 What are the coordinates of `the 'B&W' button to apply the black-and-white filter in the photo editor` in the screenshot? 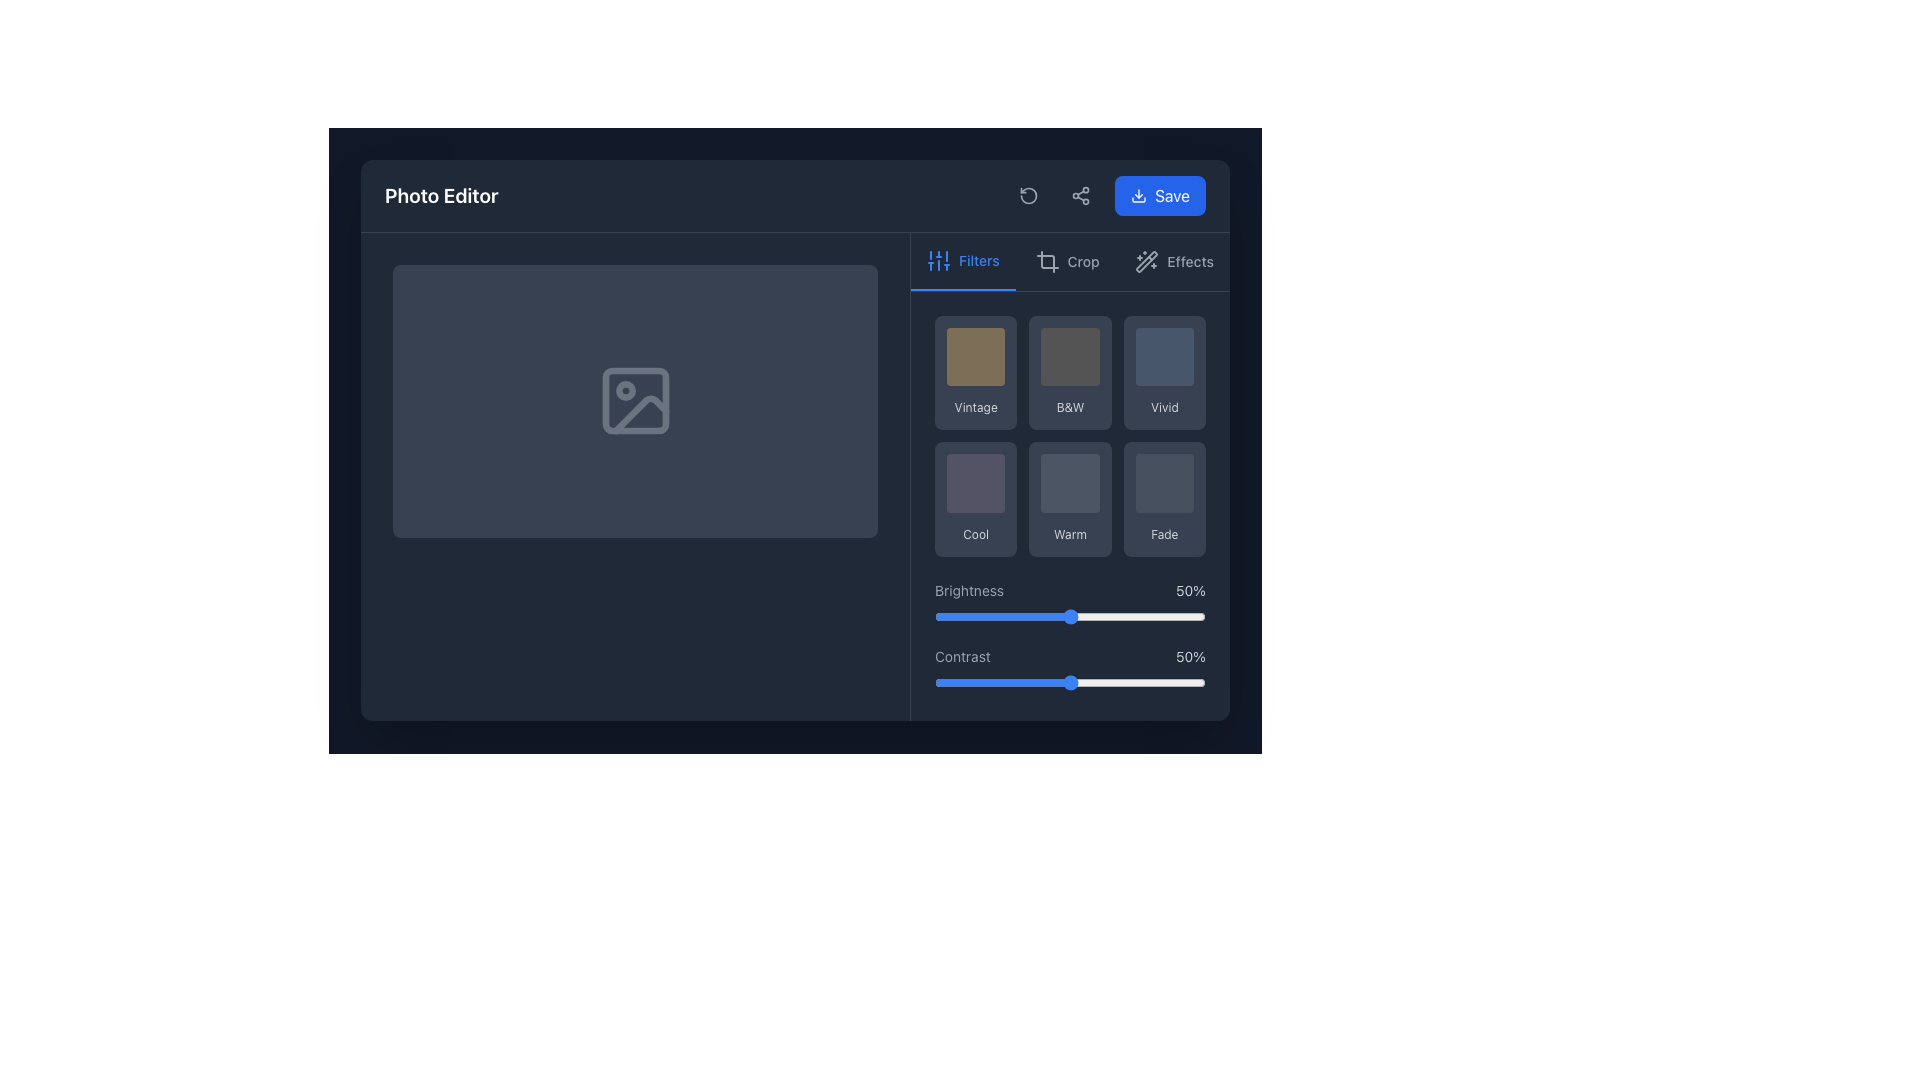 It's located at (1069, 373).